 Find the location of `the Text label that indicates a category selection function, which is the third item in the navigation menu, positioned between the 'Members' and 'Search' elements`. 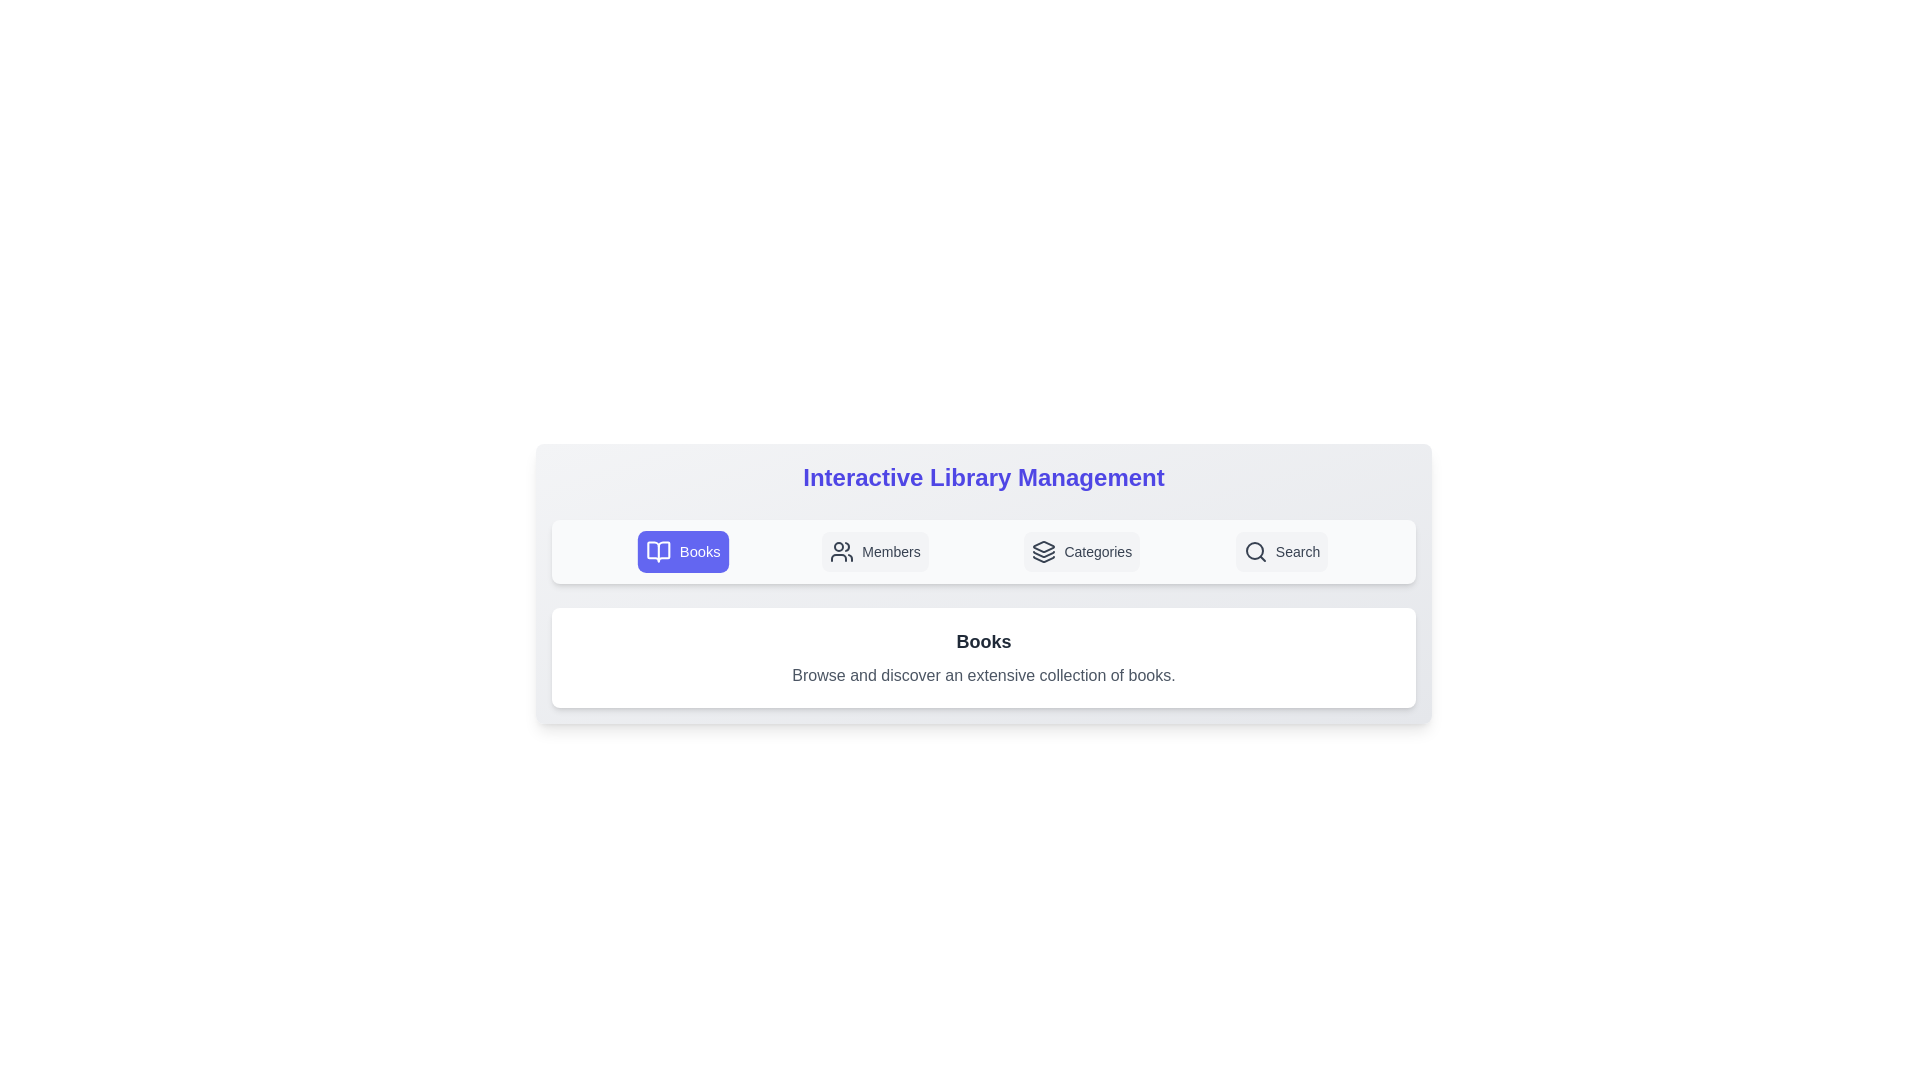

the Text label that indicates a category selection function, which is the third item in the navigation menu, positioned between the 'Members' and 'Search' elements is located at coordinates (1097, 551).